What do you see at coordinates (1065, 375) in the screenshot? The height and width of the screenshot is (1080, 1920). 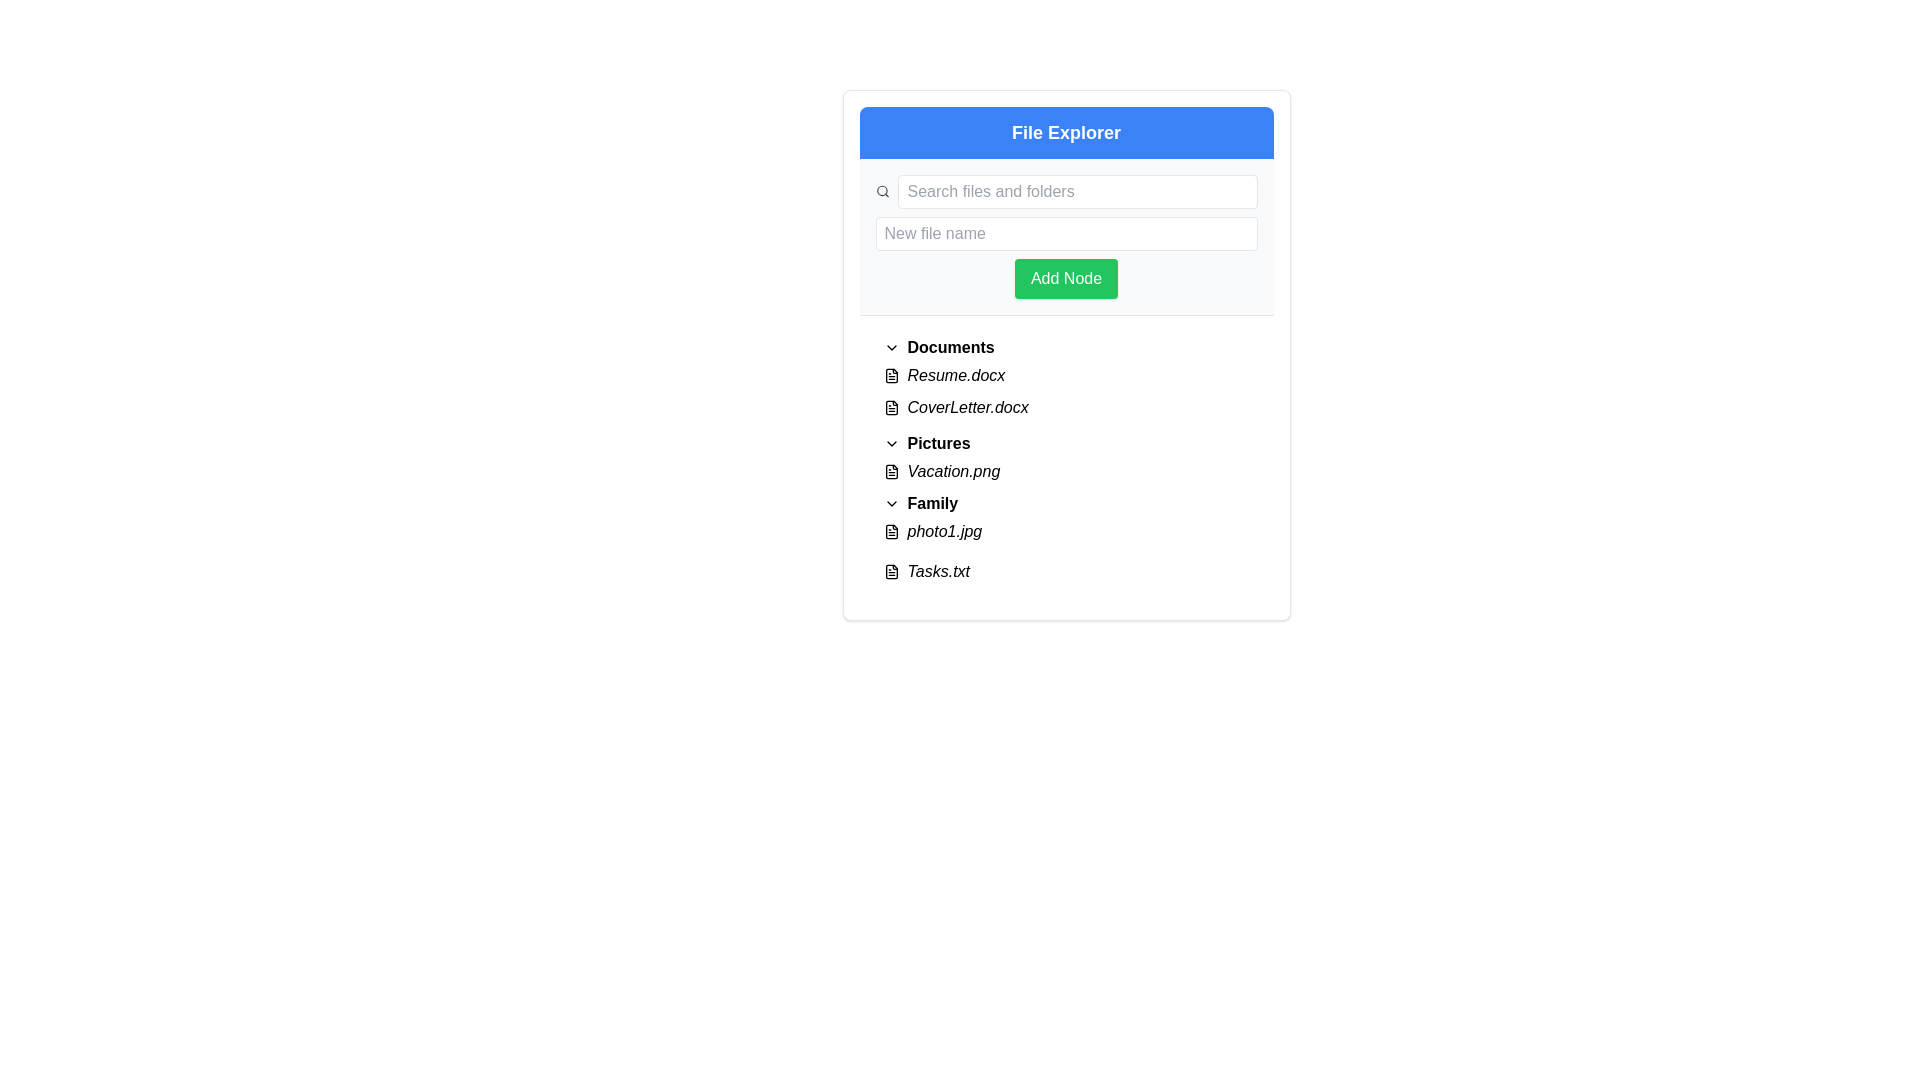 I see `the file display entry labeled 'Resume.docx' in the Documents subsection` at bounding box center [1065, 375].